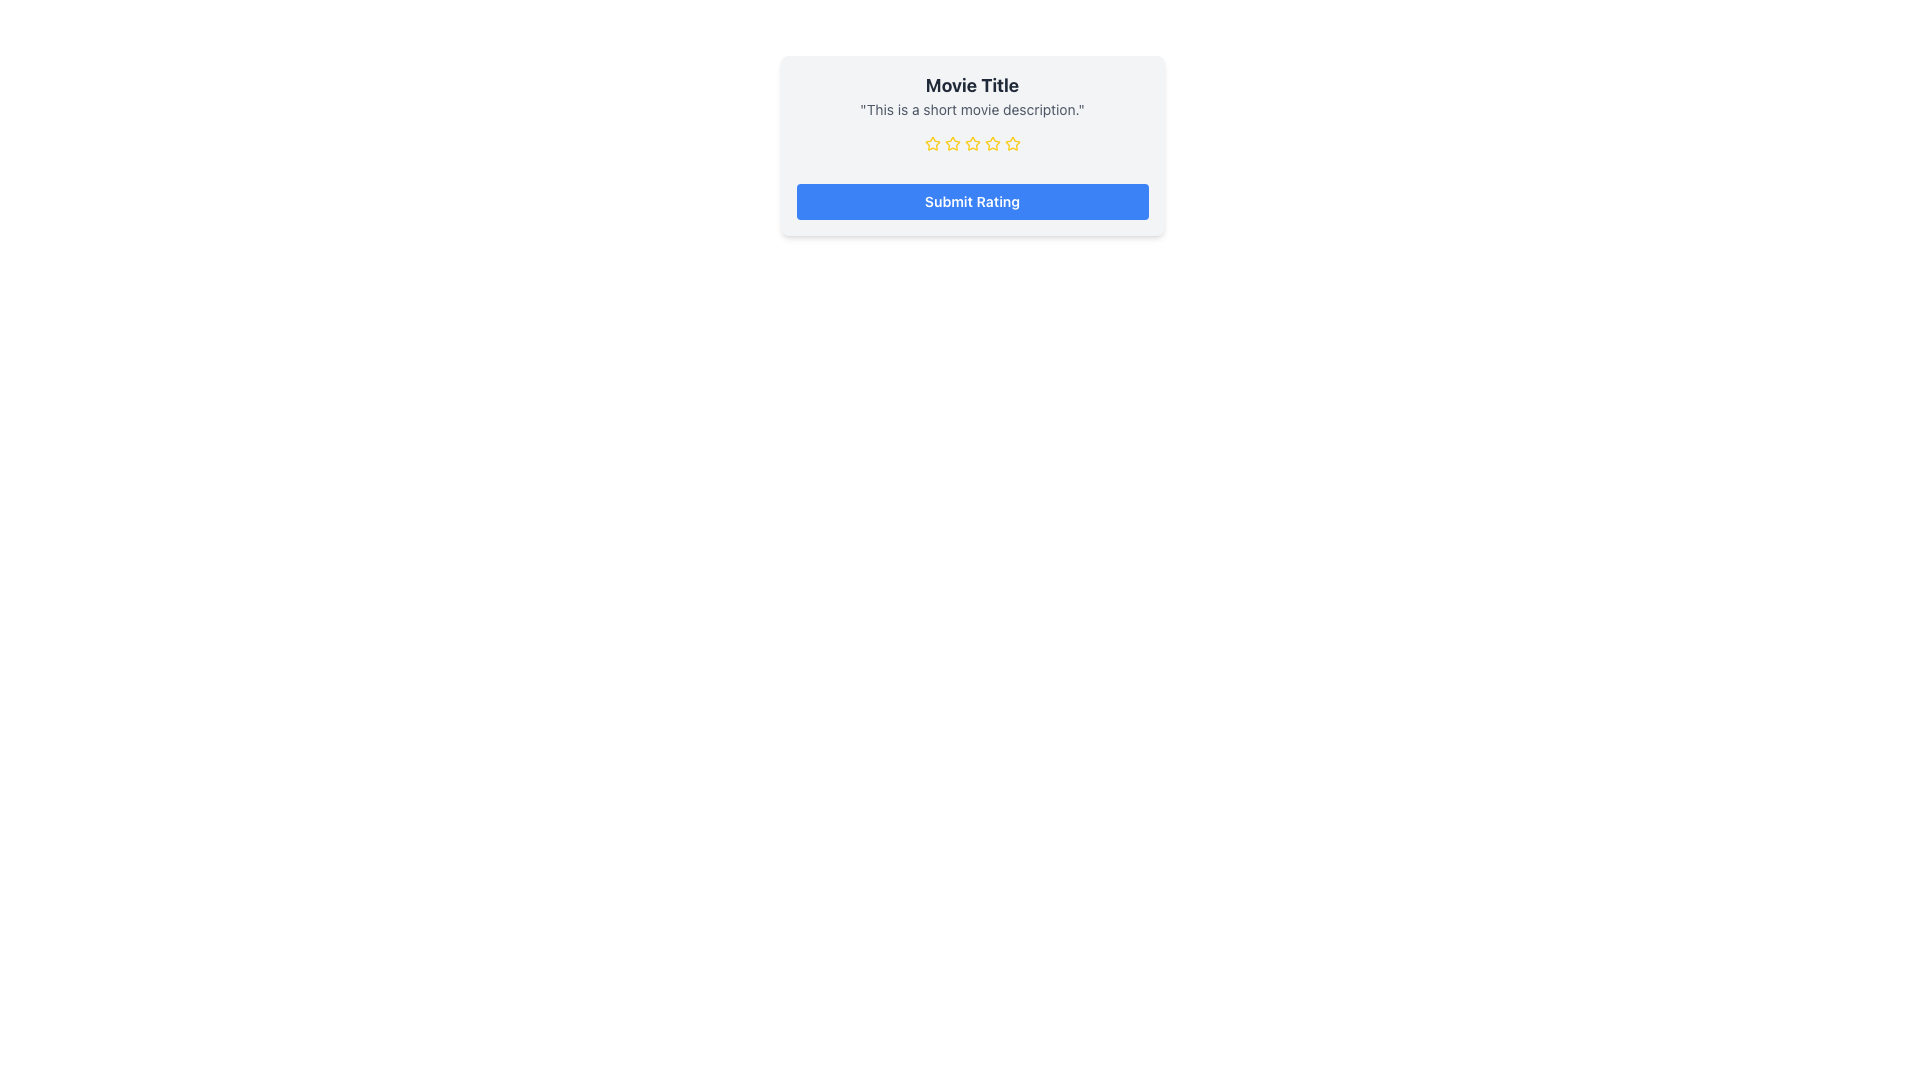 The height and width of the screenshot is (1080, 1920). I want to click on the fourth yellow rating star icon from the left, located below the movie title and description, so click(1012, 142).